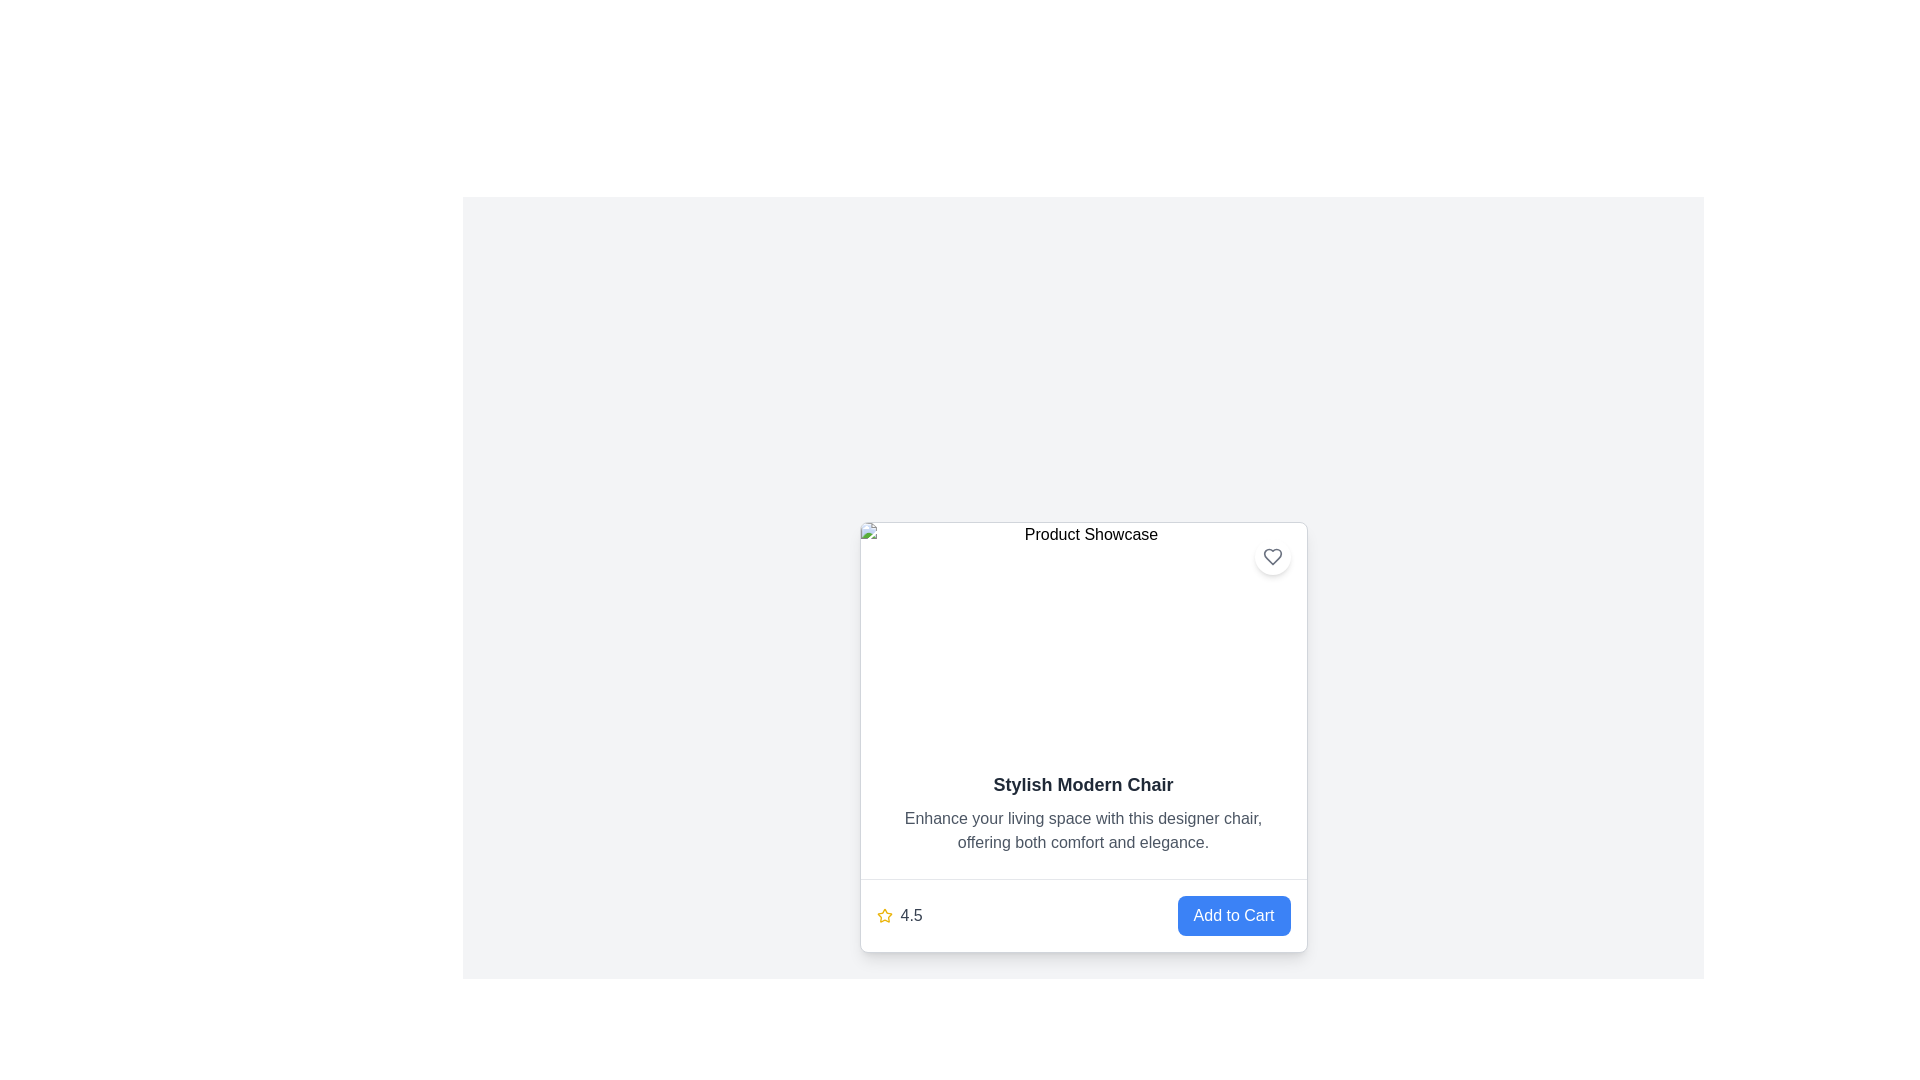 The height and width of the screenshot is (1080, 1920). I want to click on descriptive text block located beneath the bold title 'Stylish Modern Chair', which is styled with a light gray color and medium-sized font, so click(1082, 830).